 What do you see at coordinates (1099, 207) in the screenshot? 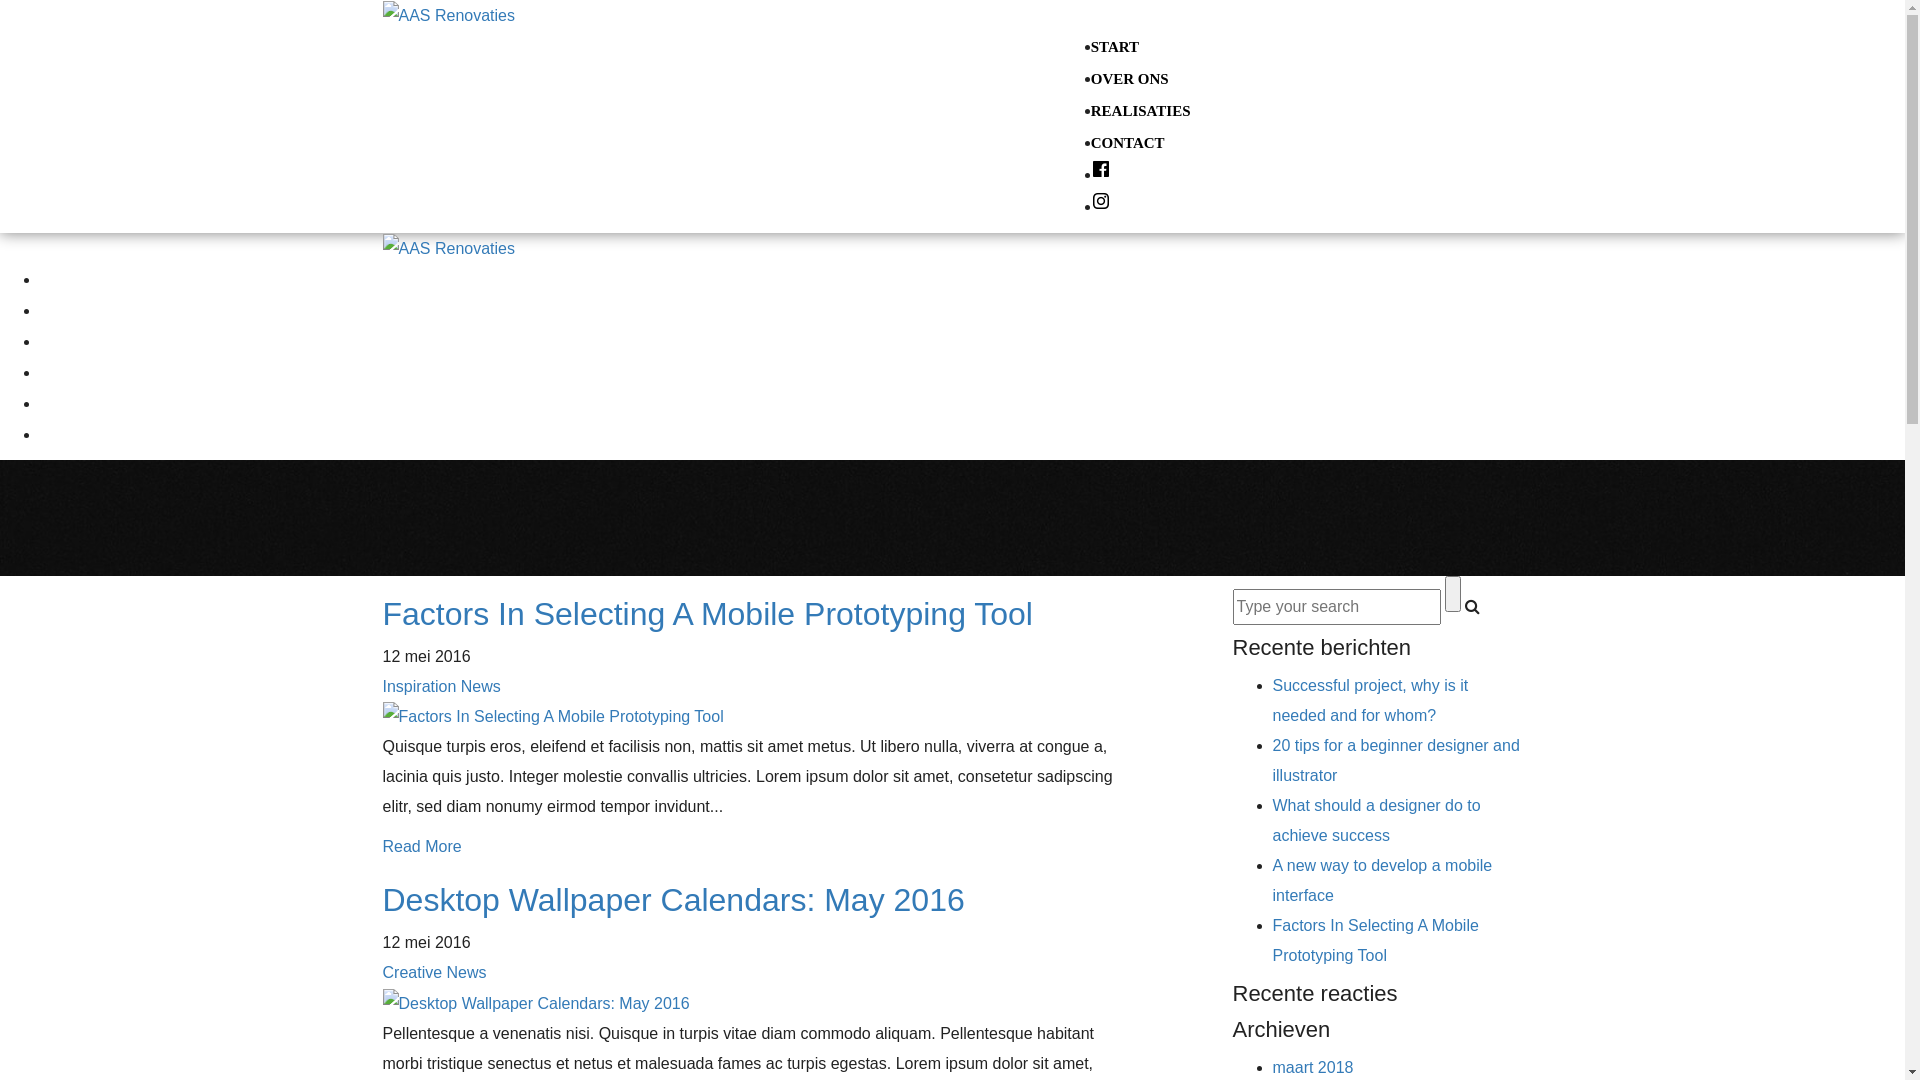
I see `'title="Instagram"'` at bounding box center [1099, 207].